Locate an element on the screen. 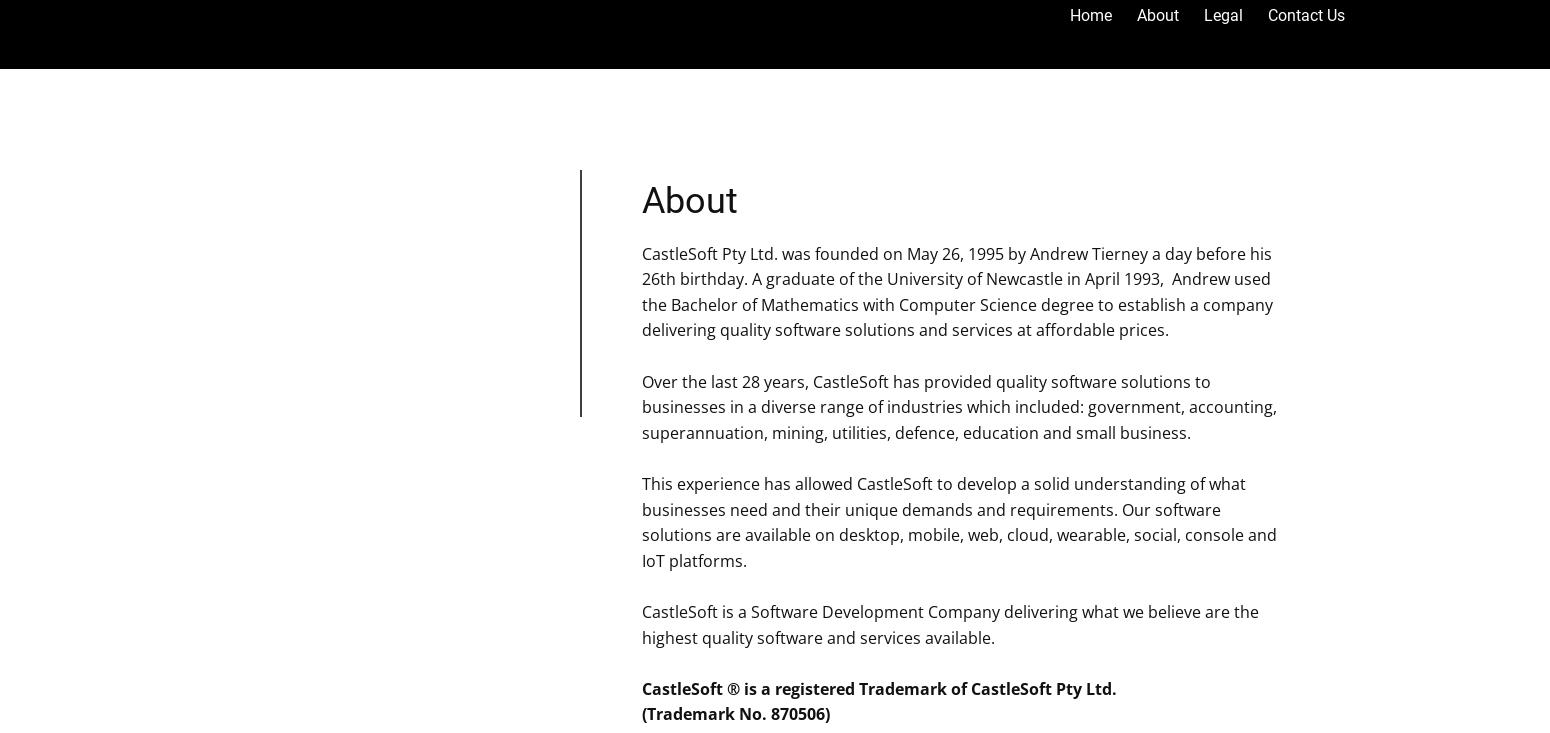 Image resolution: width=1550 pixels, height=733 pixels. 'CastleSoft Studio' is located at coordinates (1219, 156).